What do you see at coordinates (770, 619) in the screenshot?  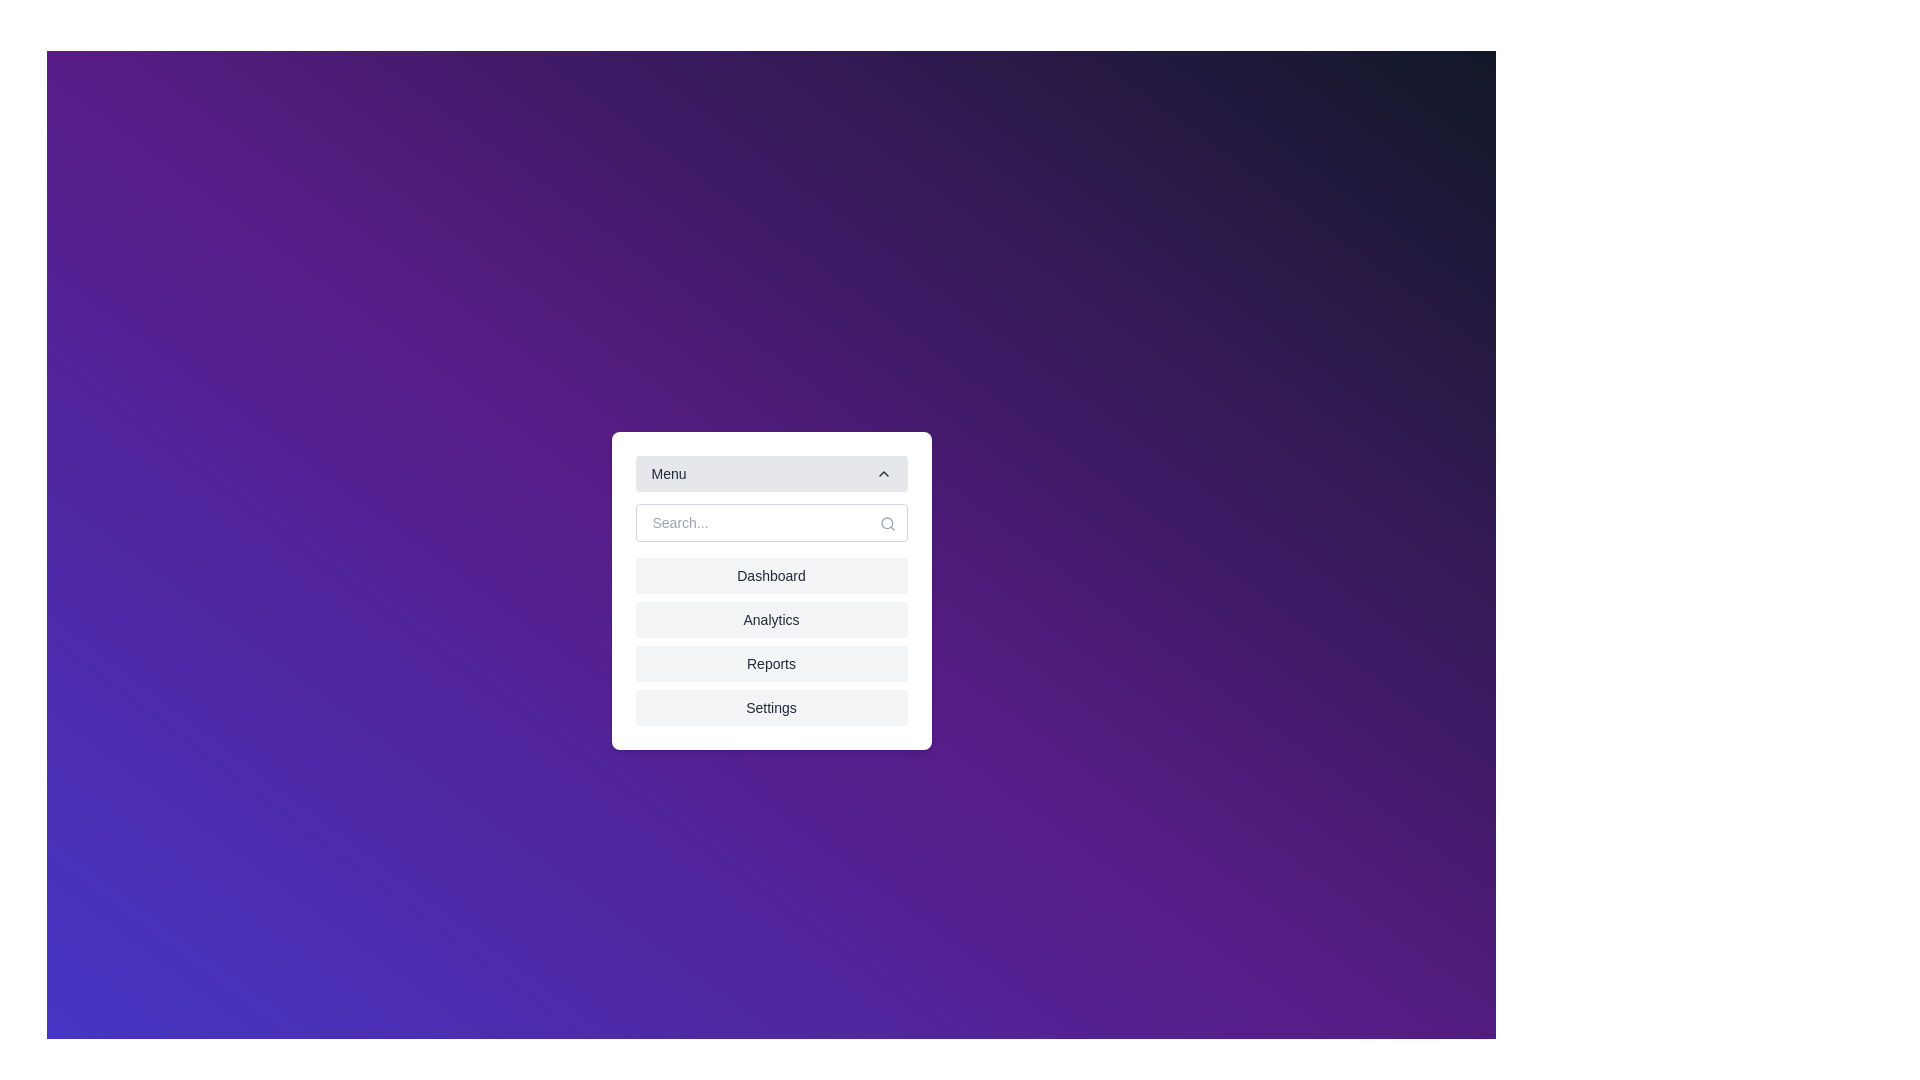 I see `the menu option Analytics` at bounding box center [770, 619].